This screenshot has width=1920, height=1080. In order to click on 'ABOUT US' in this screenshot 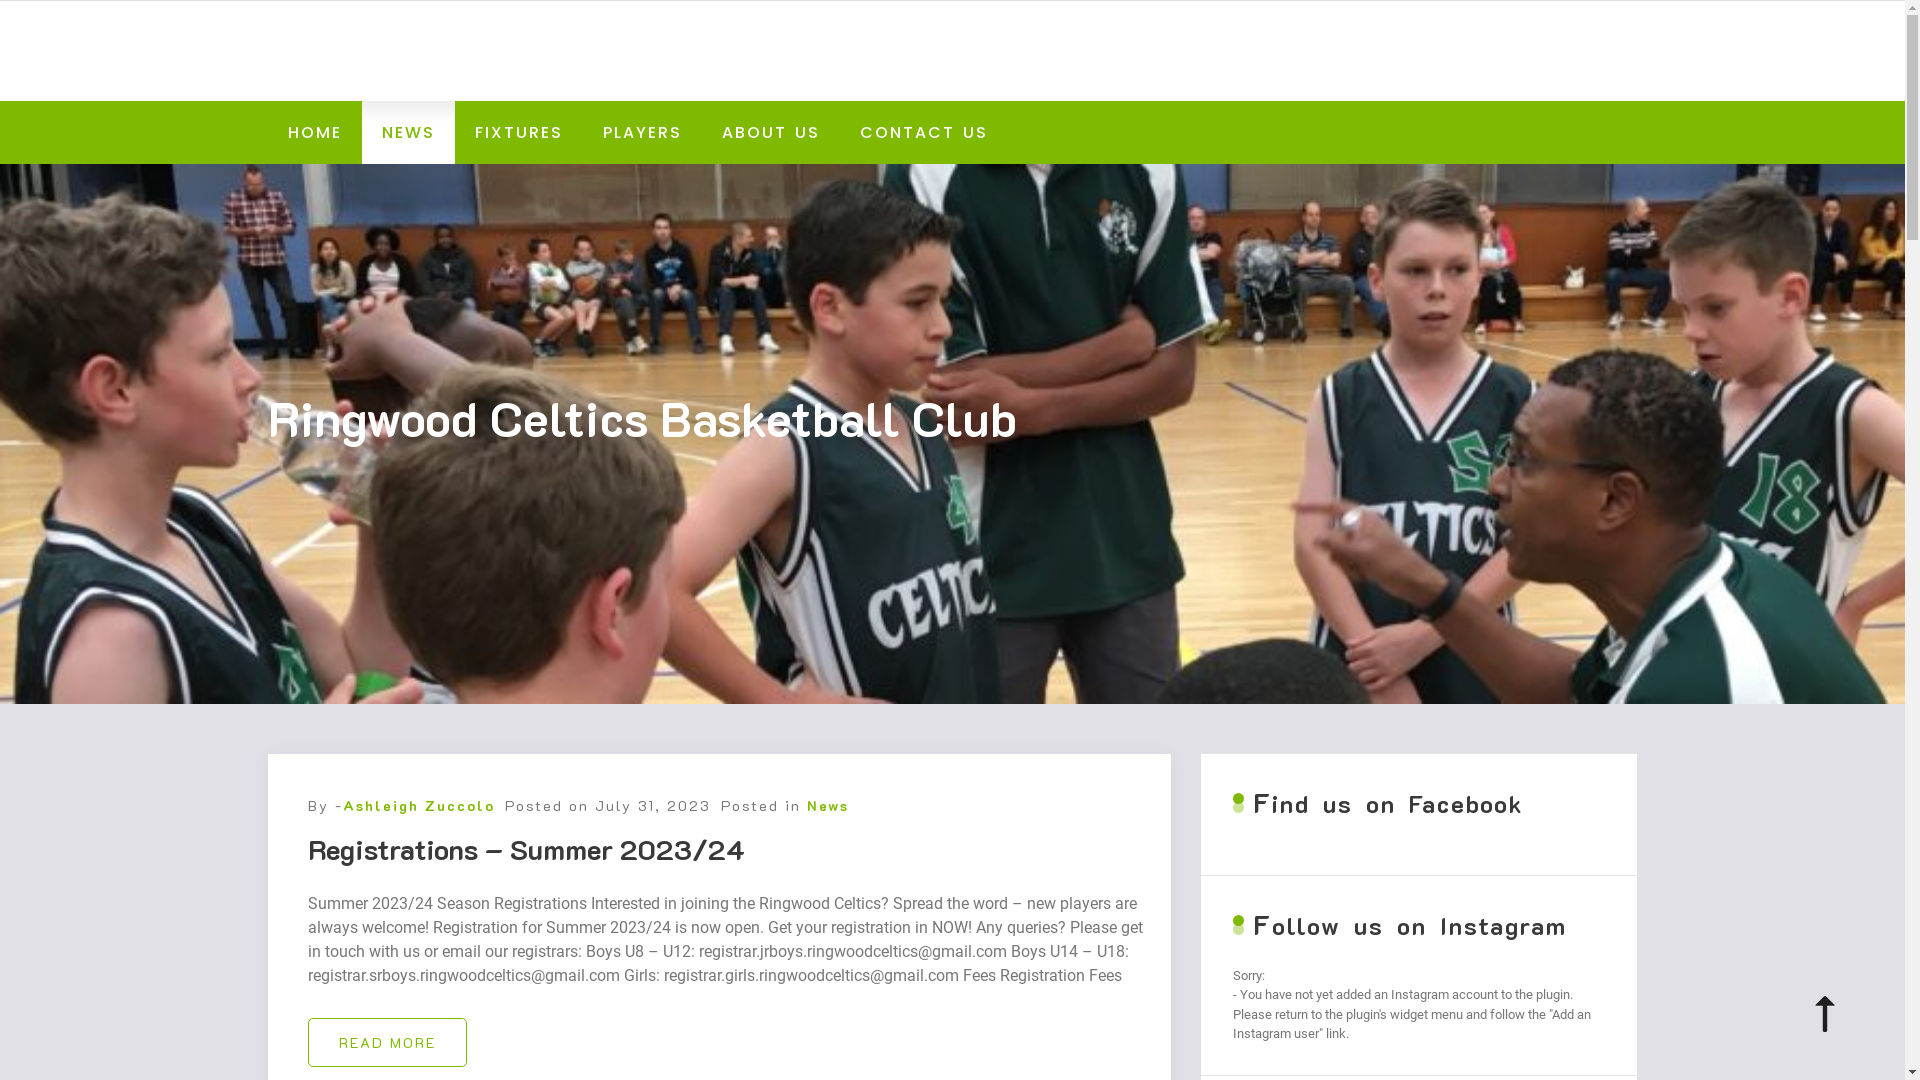, I will do `click(701, 132)`.